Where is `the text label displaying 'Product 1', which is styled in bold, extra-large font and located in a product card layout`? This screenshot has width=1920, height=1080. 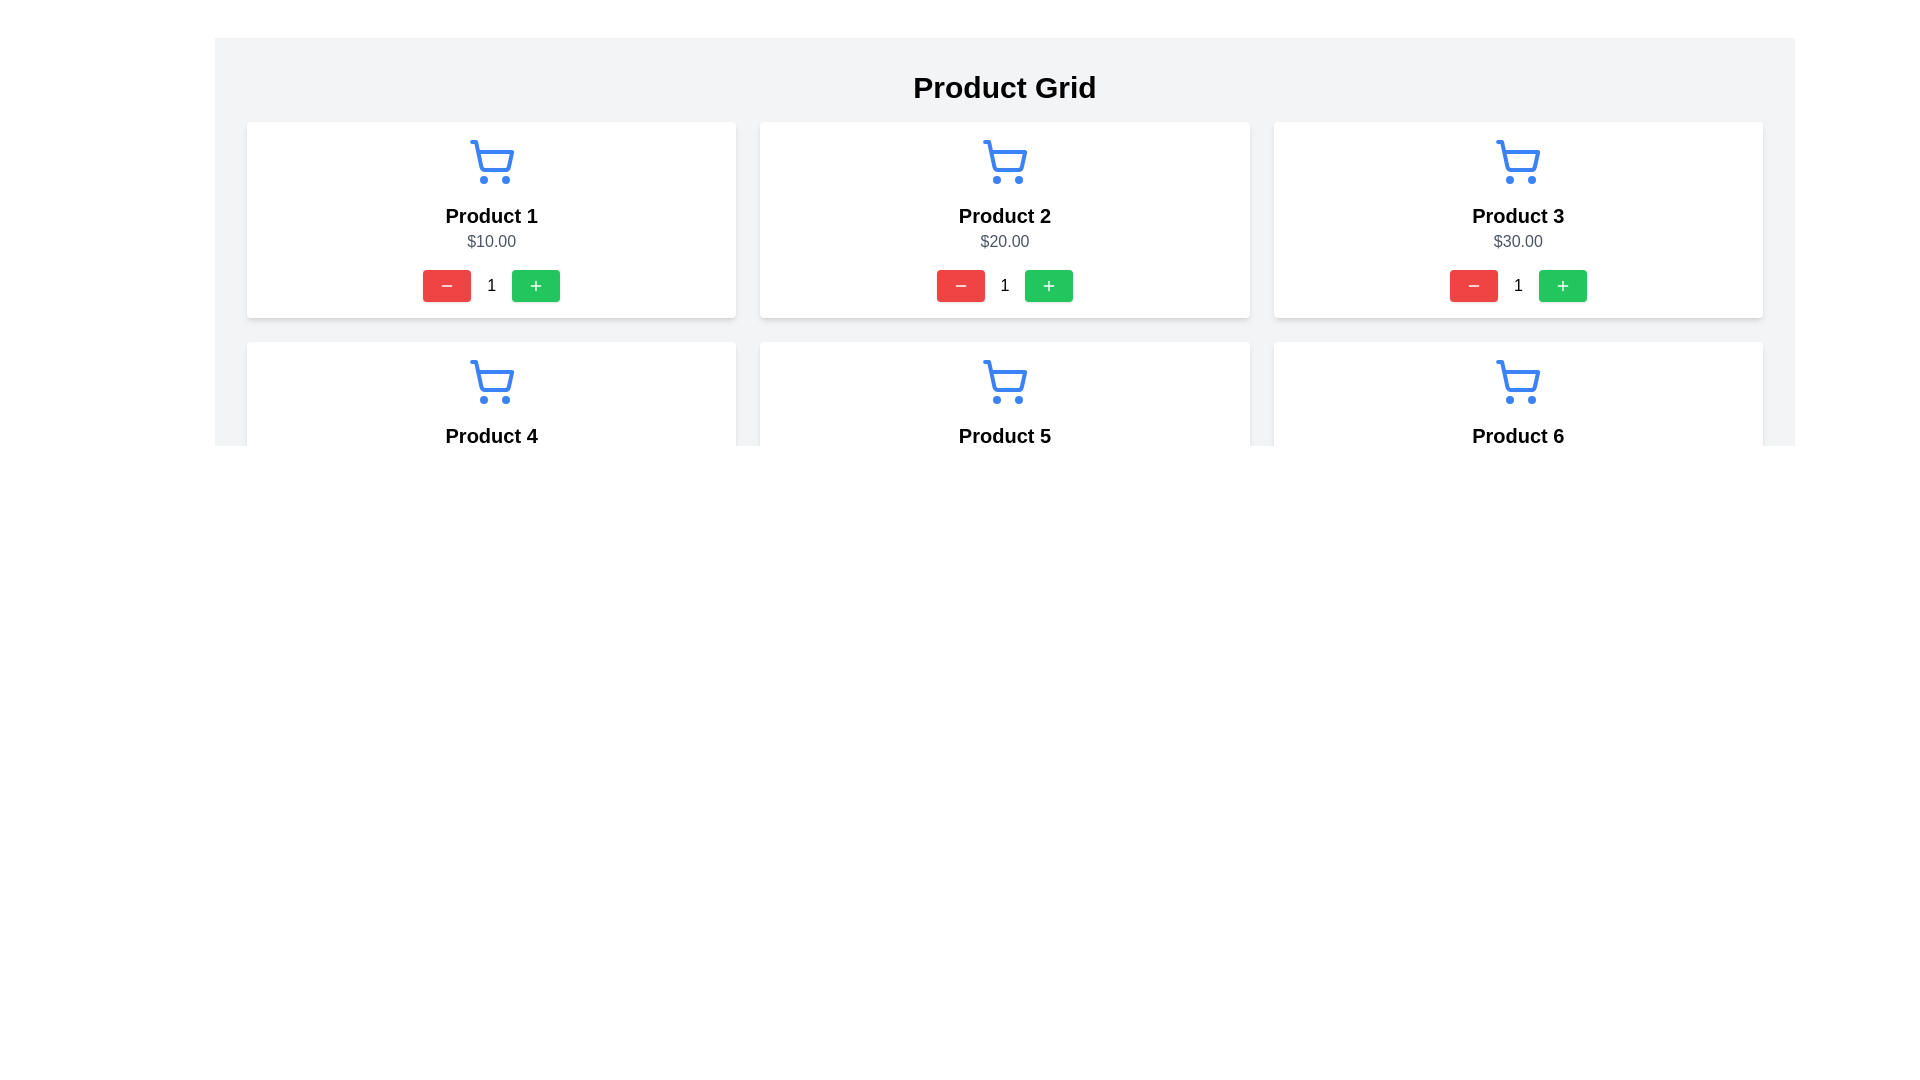
the text label displaying 'Product 1', which is styled in bold, extra-large font and located in a product card layout is located at coordinates (491, 216).